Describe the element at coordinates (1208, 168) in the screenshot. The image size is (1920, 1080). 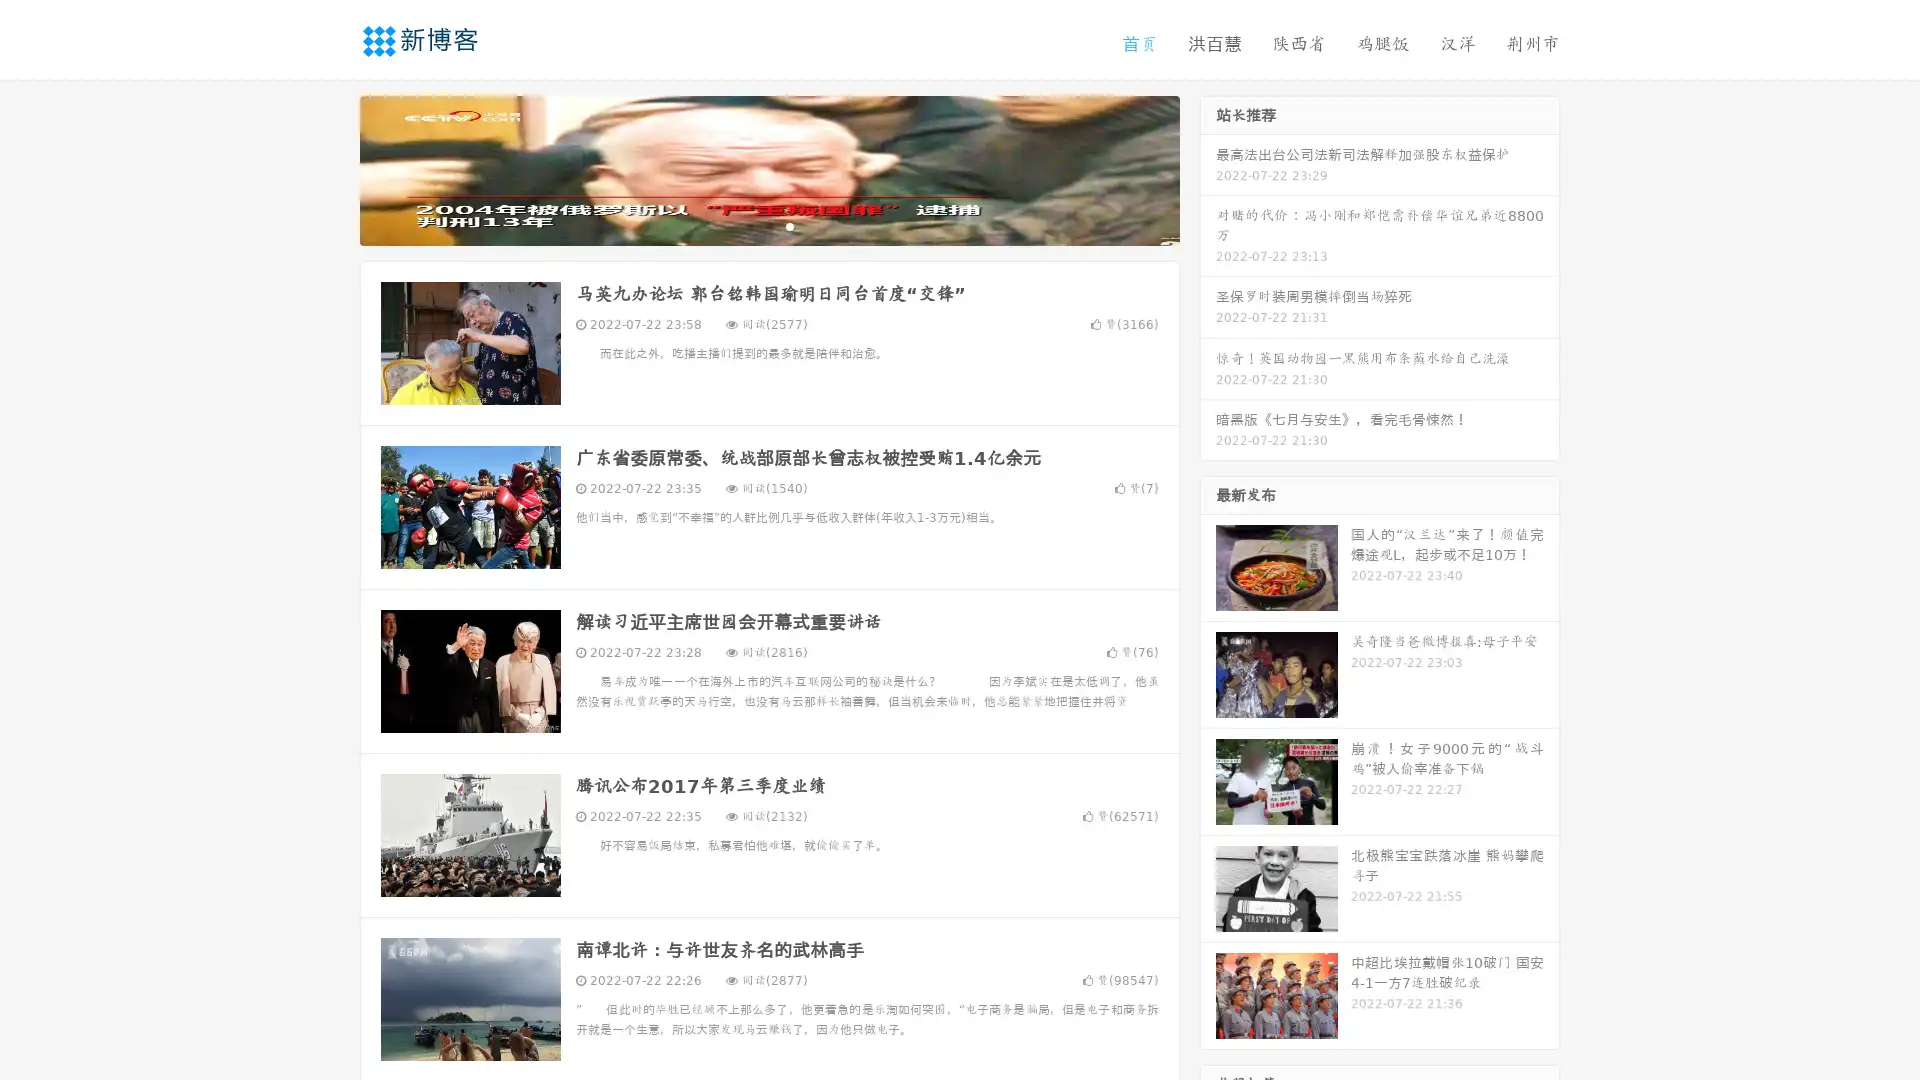
I see `Next slide` at that location.